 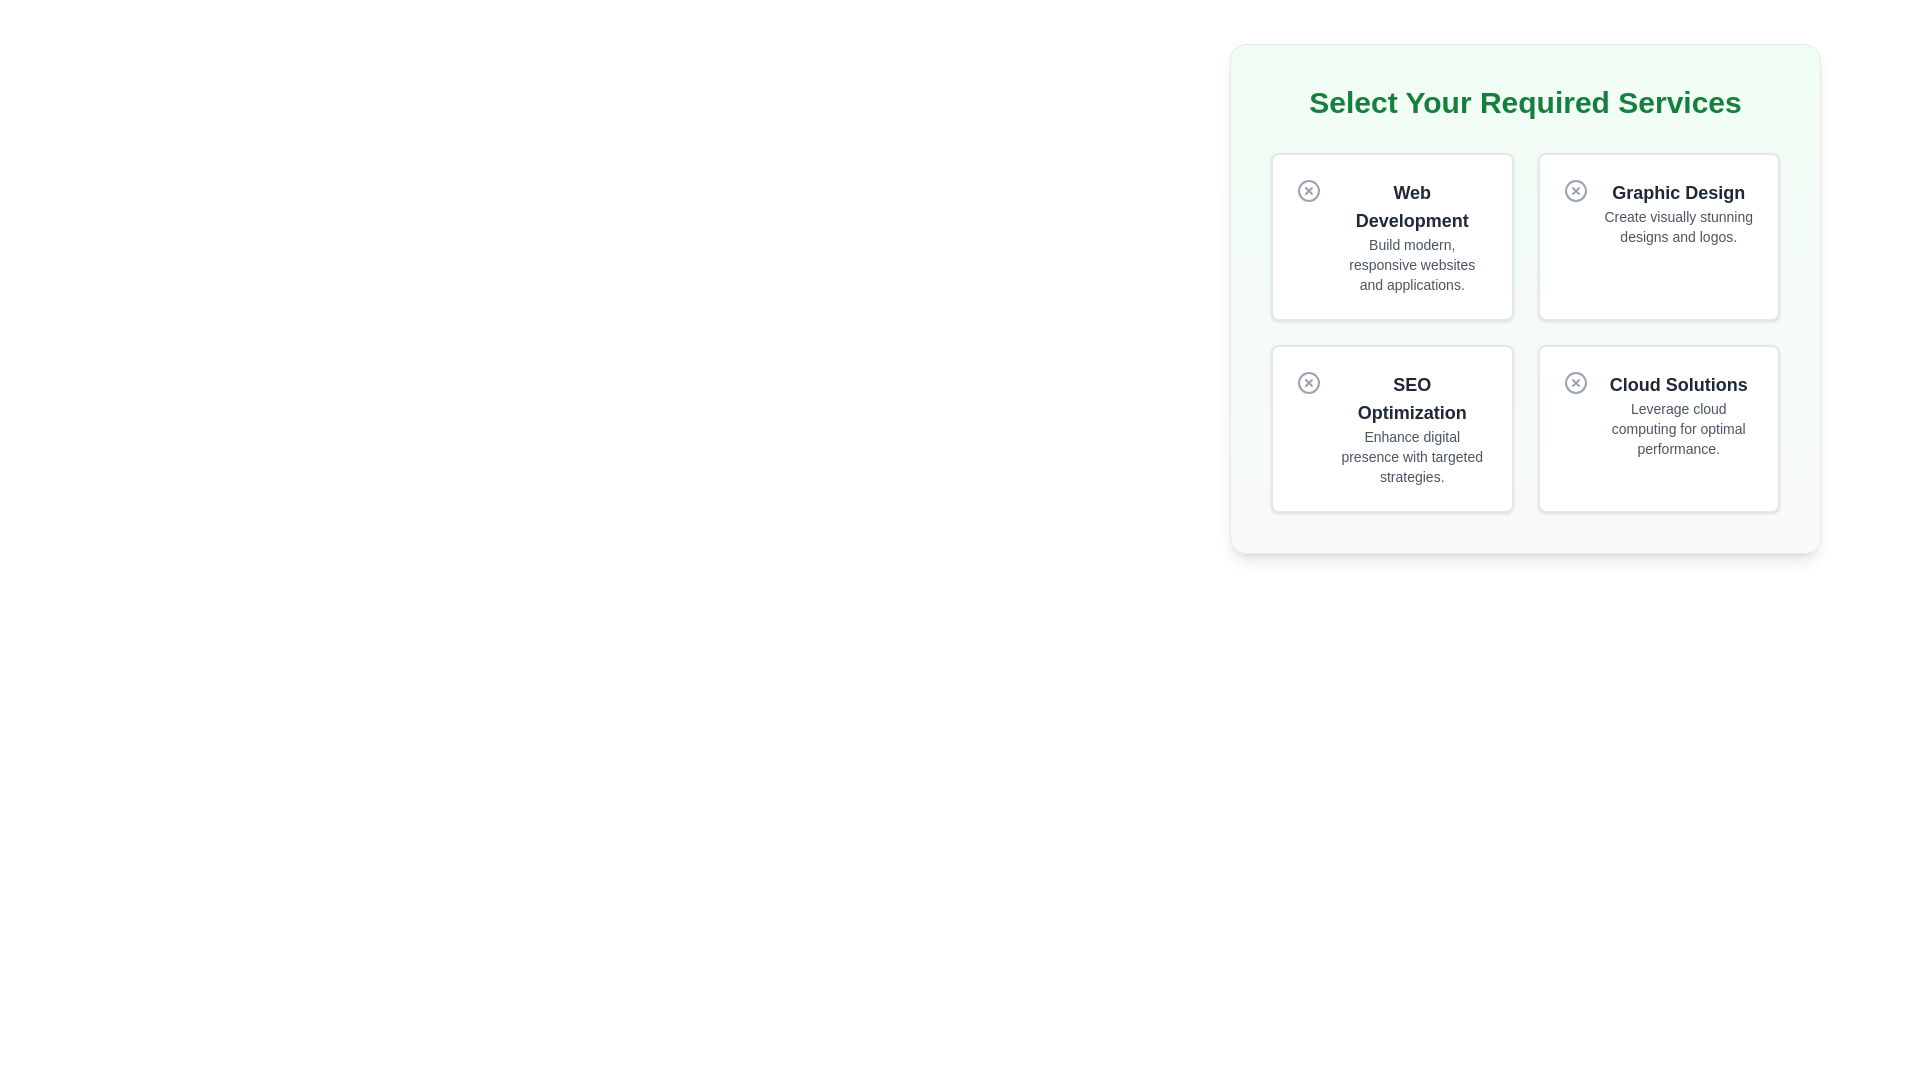 I want to click on the static text element titled 'Graphic Design' with the description 'Create visually stunning designs and logos.' located in the top-right quadrant of the interface, specifically part of the second card from the left in the service list, so click(x=1678, y=212).